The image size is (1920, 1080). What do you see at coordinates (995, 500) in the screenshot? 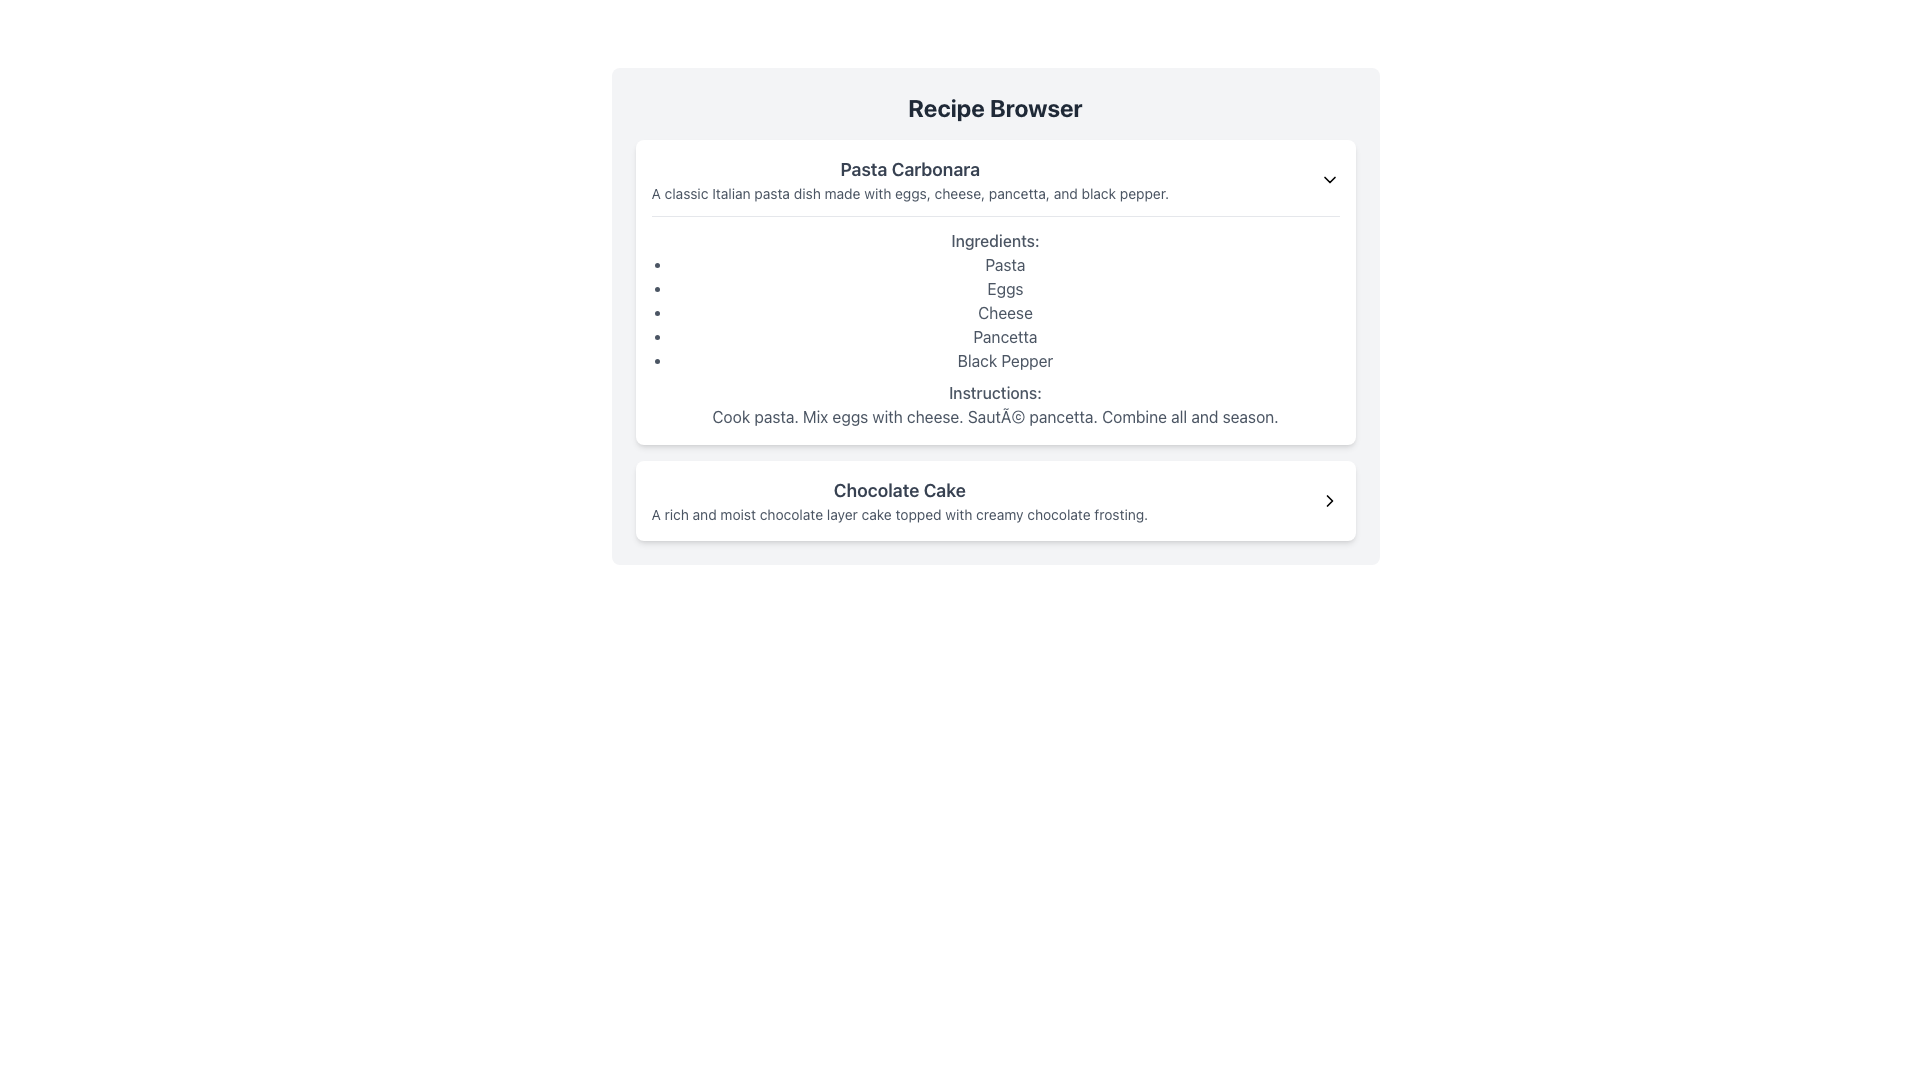
I see `the list item titled 'Chocolate Cake'` at bounding box center [995, 500].